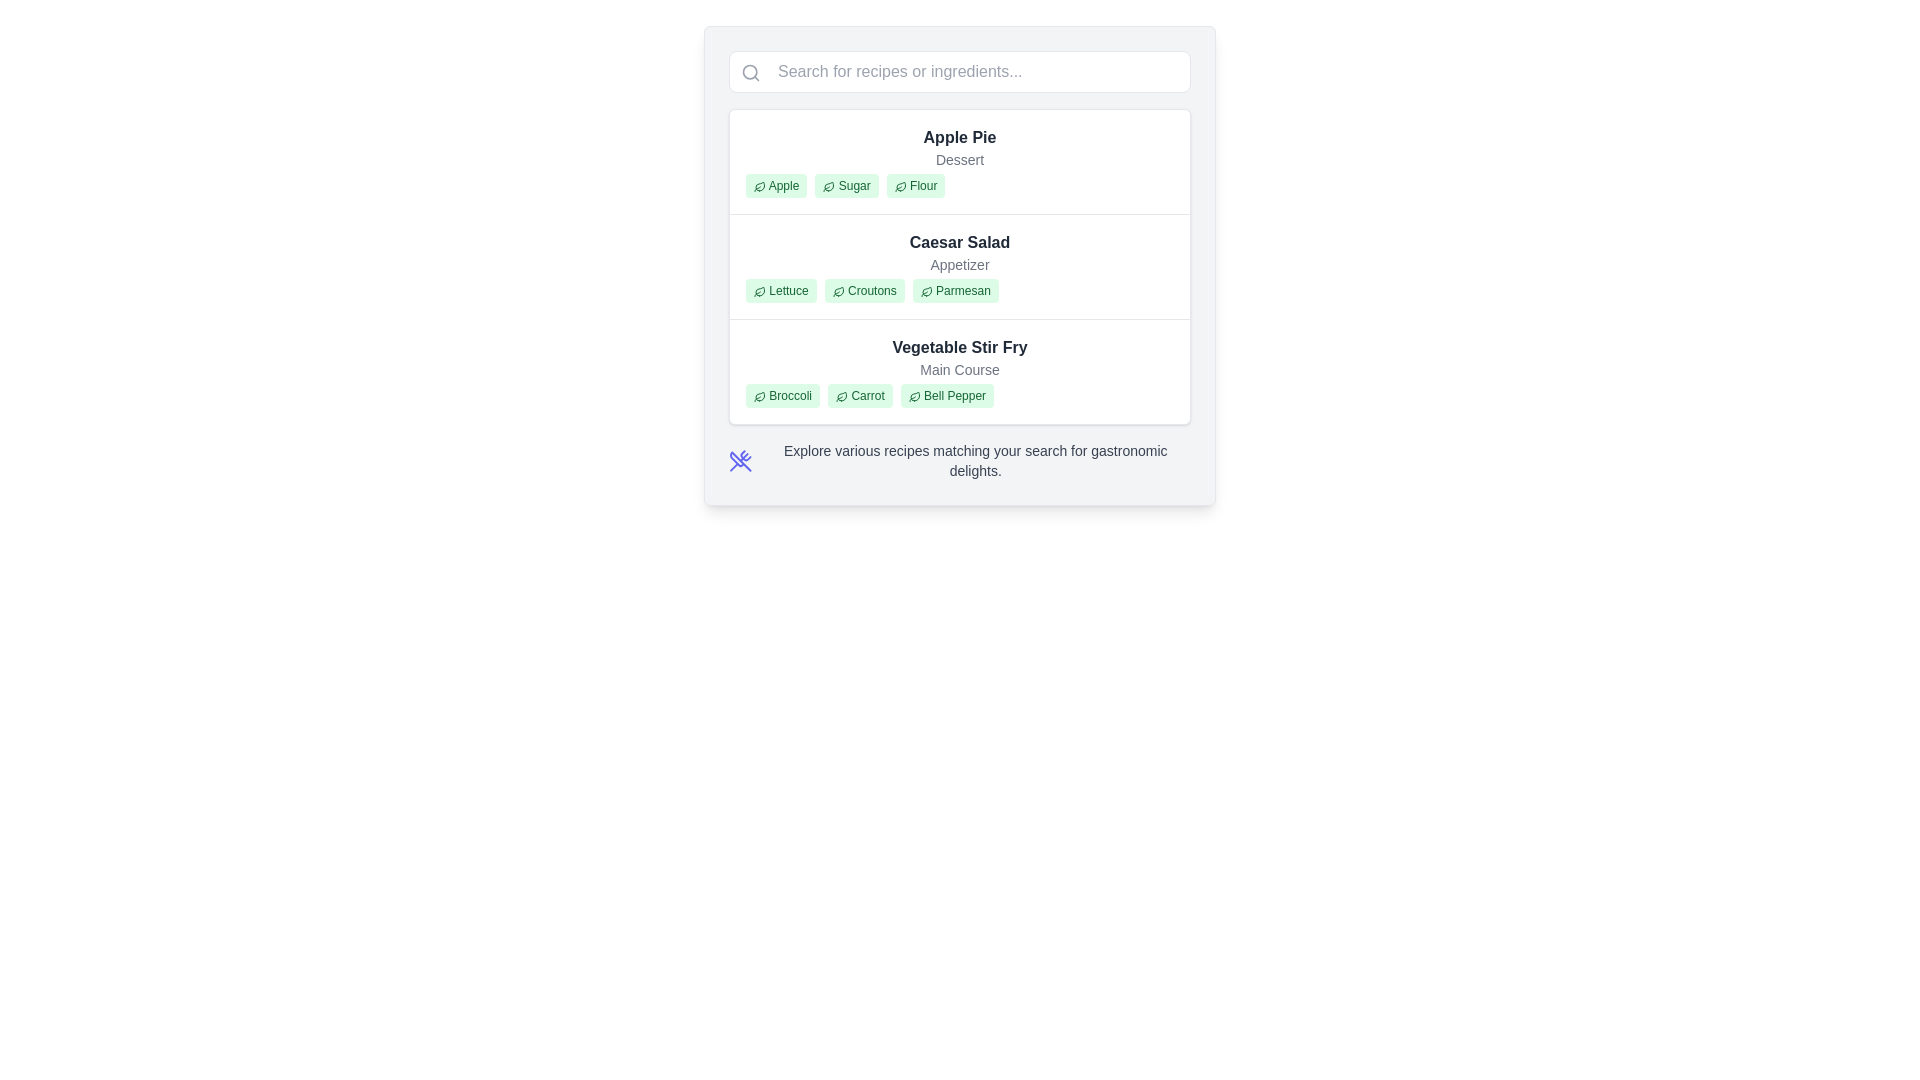 This screenshot has width=1920, height=1080. What do you see at coordinates (913, 396) in the screenshot?
I see `the green leaf icon located to the left of the text 'Bell Pepper' within the green label in the 'Vegetable Stir Fry' section` at bounding box center [913, 396].